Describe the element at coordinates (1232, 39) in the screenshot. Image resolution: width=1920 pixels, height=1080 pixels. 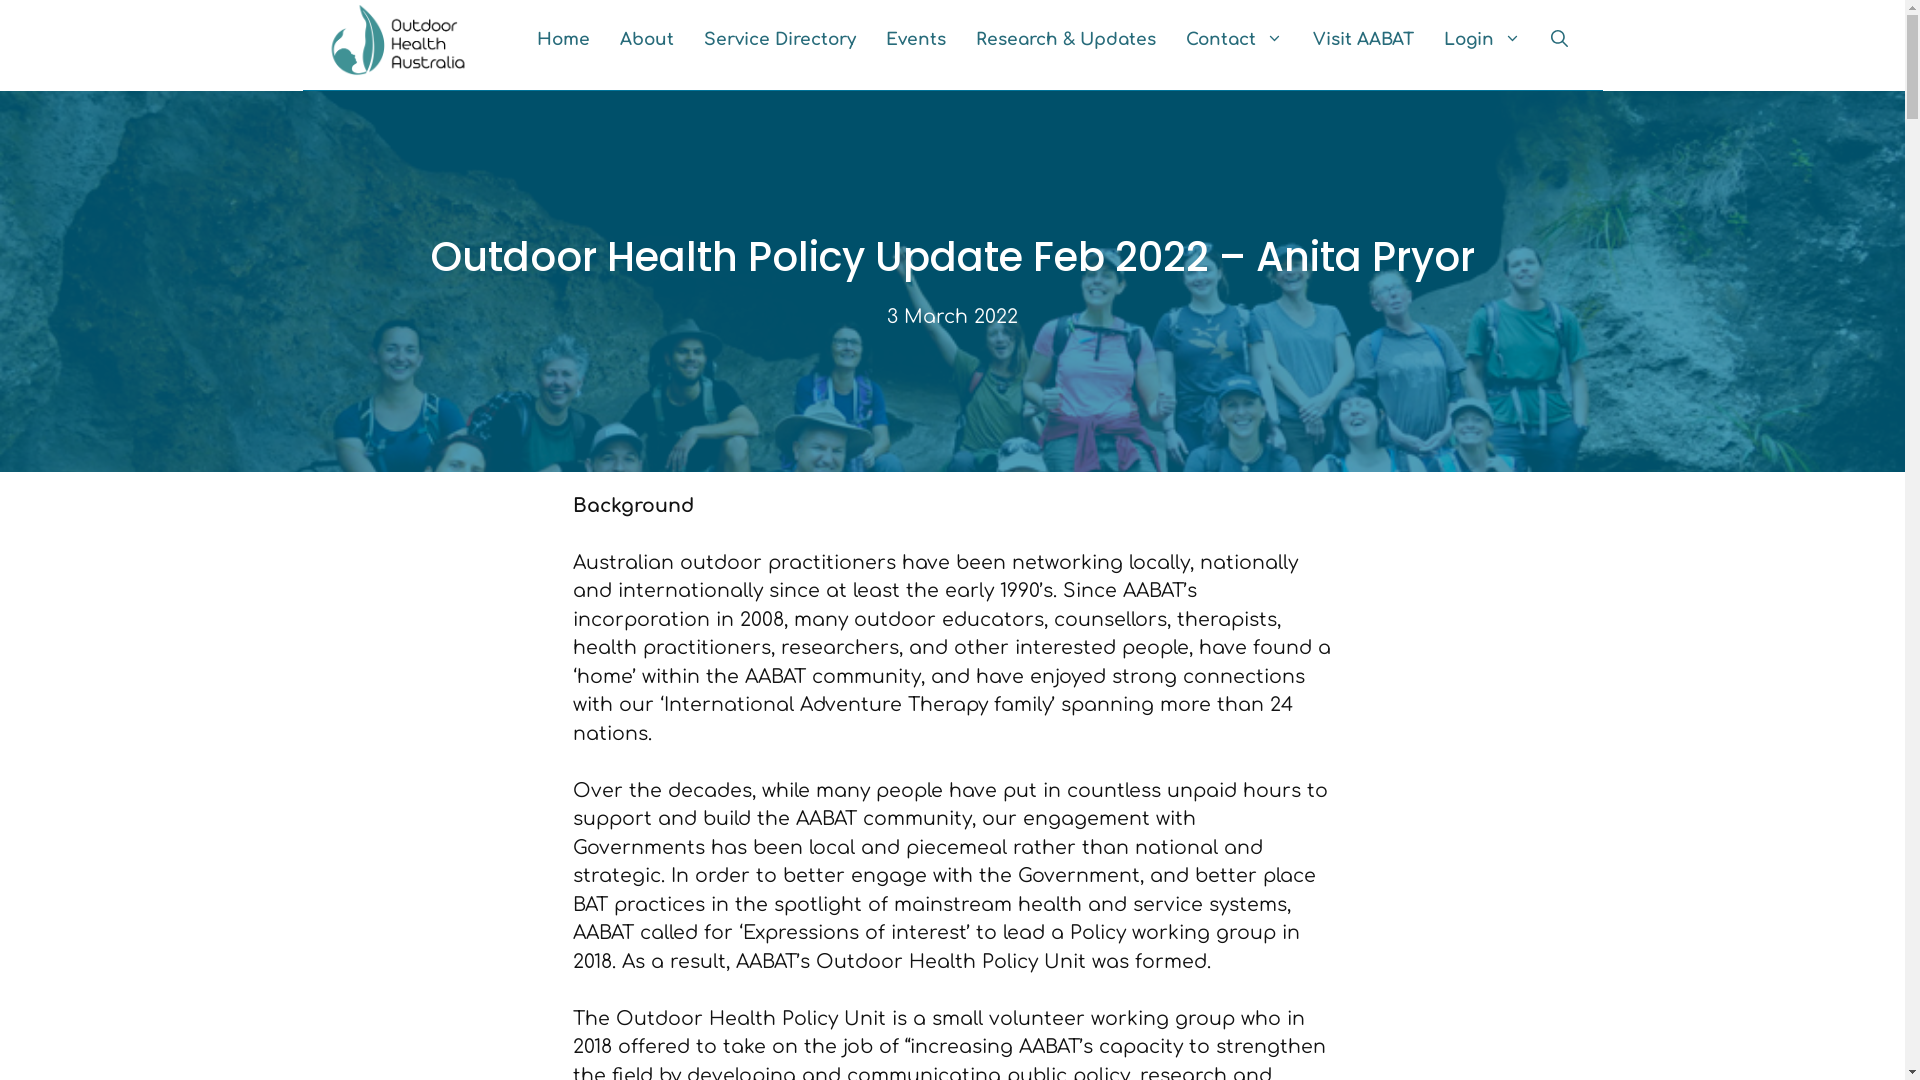
I see `'Contact'` at that location.